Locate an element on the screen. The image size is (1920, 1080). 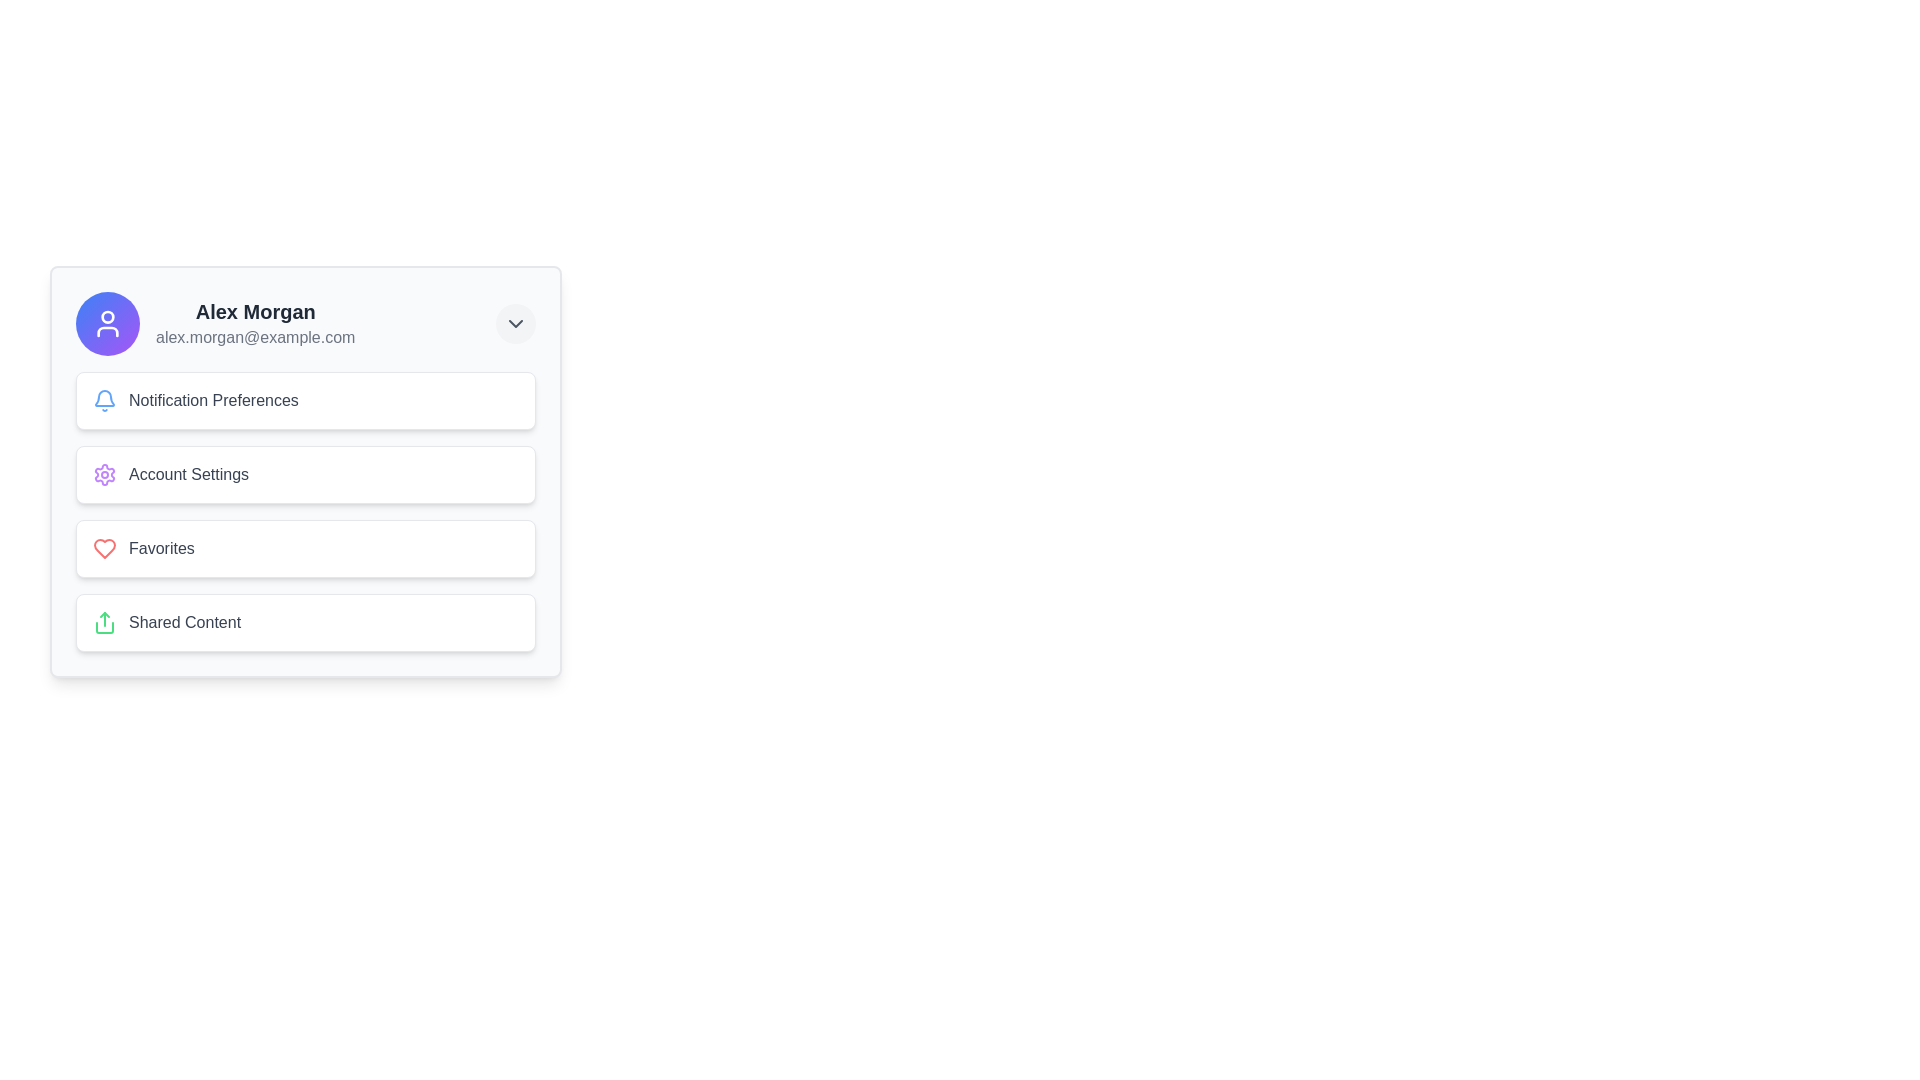
the 'Favorites' icon located in the dropdown menu, which represents the section for saving or marking items as favorites, positioned adjacent to the 'Favorites' label is located at coordinates (104, 548).